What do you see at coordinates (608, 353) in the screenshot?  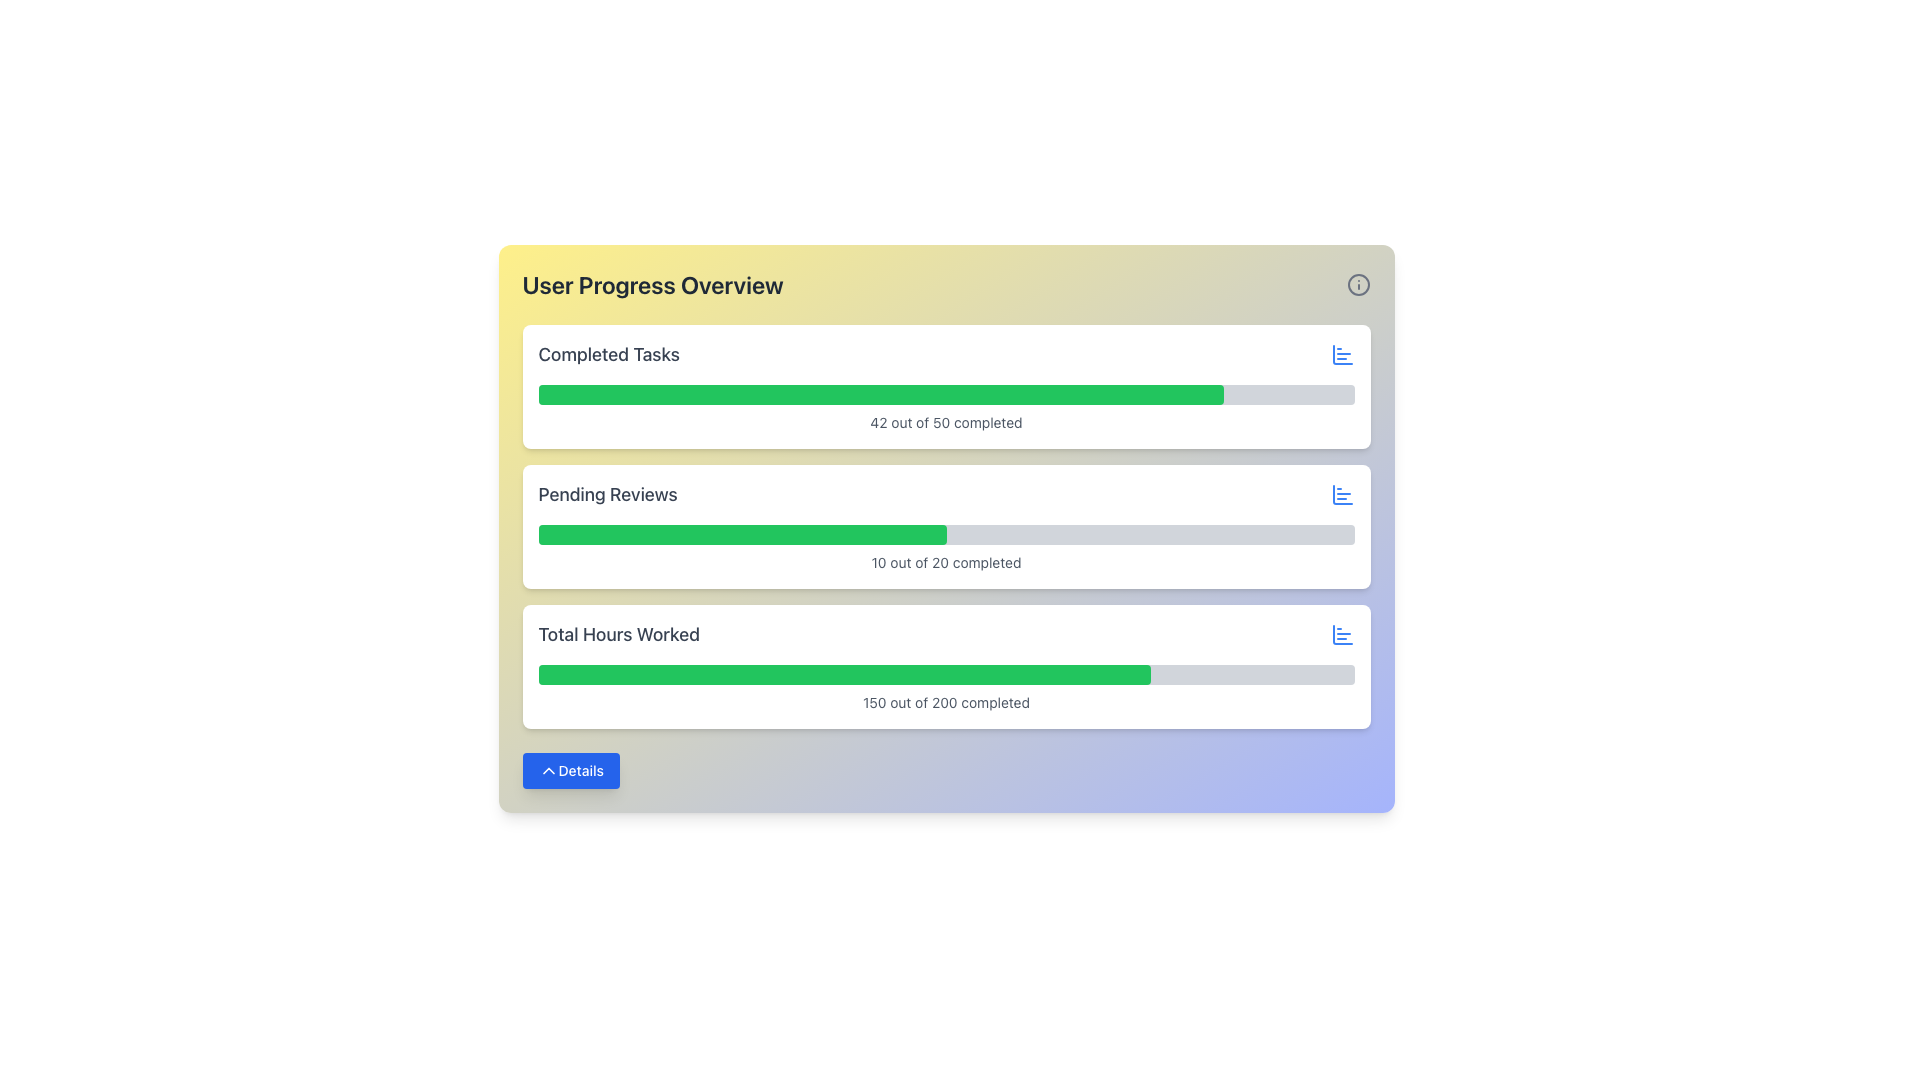 I see `the Text label that serves as a heading for the progress bar and completion statistics in the 'User Progress Overview' panel` at bounding box center [608, 353].